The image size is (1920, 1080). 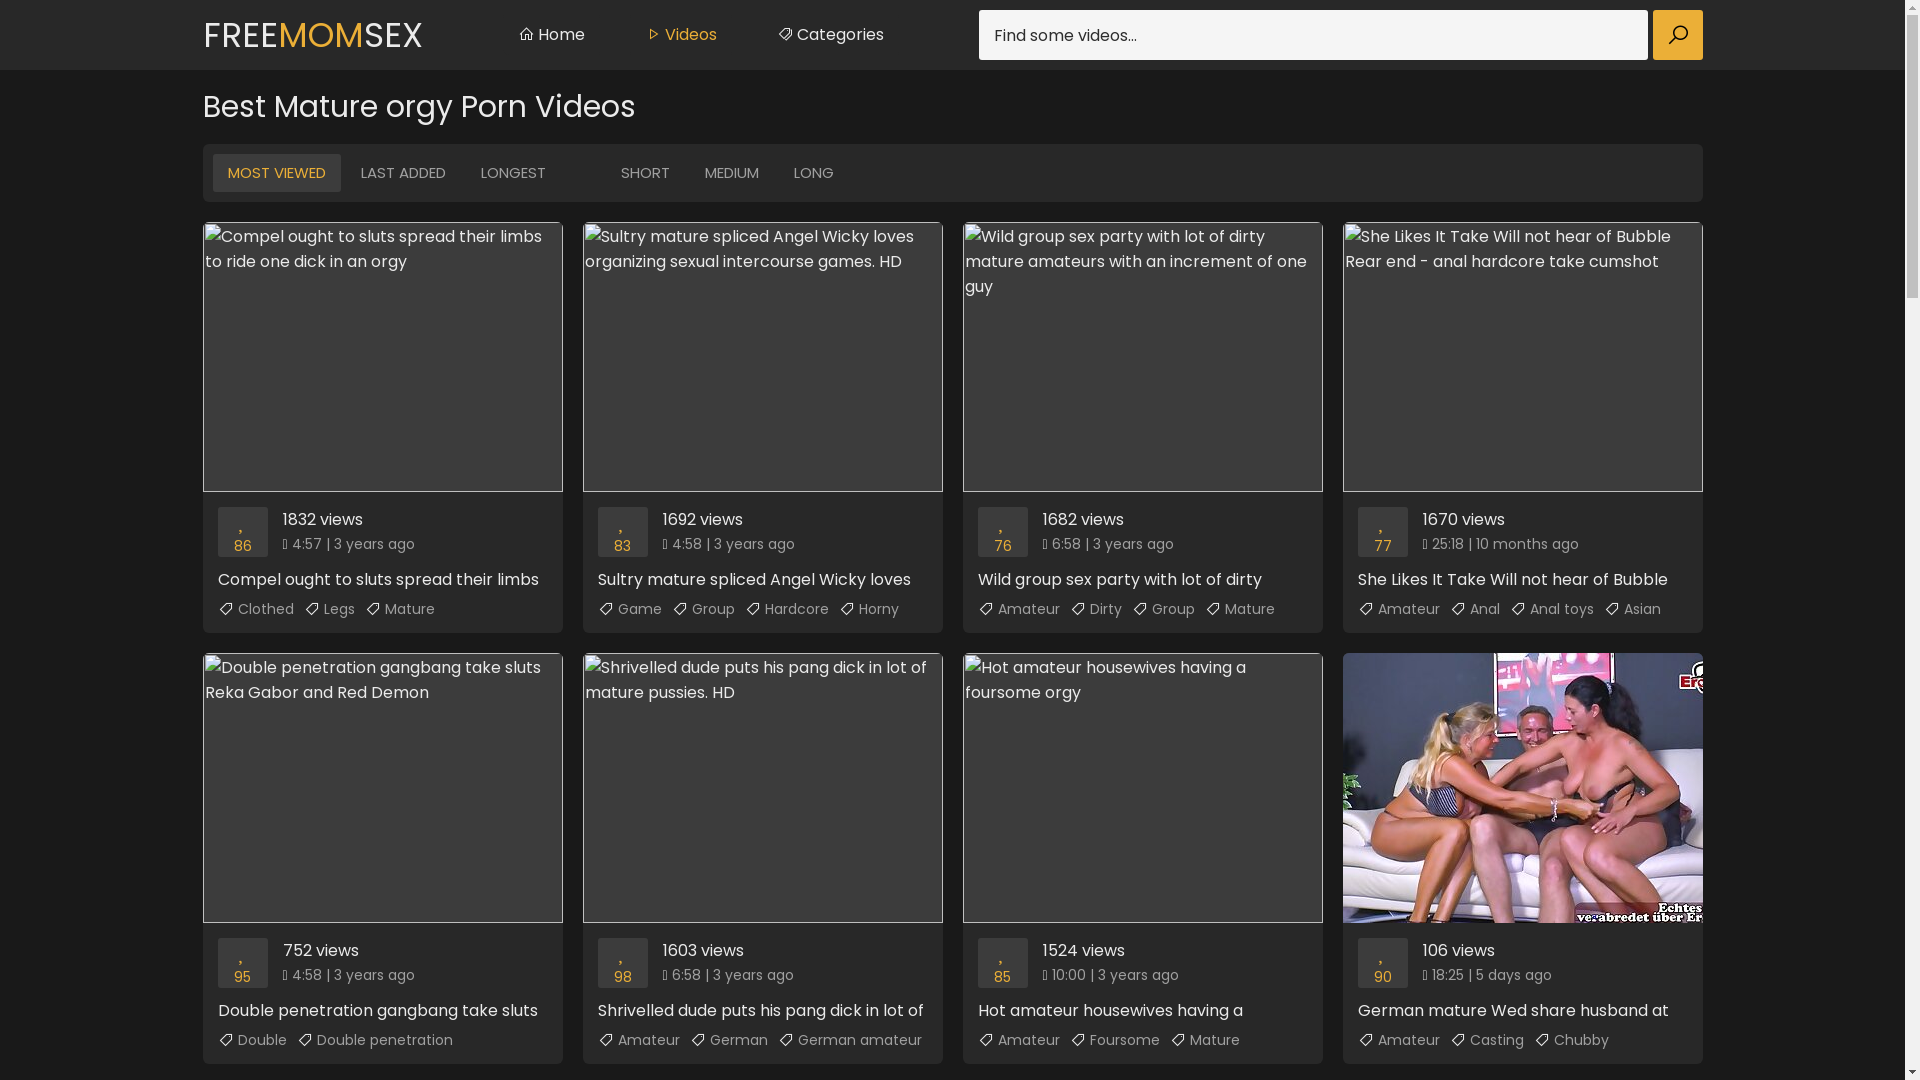 What do you see at coordinates (513, 172) in the screenshot?
I see `'LONGEST'` at bounding box center [513, 172].